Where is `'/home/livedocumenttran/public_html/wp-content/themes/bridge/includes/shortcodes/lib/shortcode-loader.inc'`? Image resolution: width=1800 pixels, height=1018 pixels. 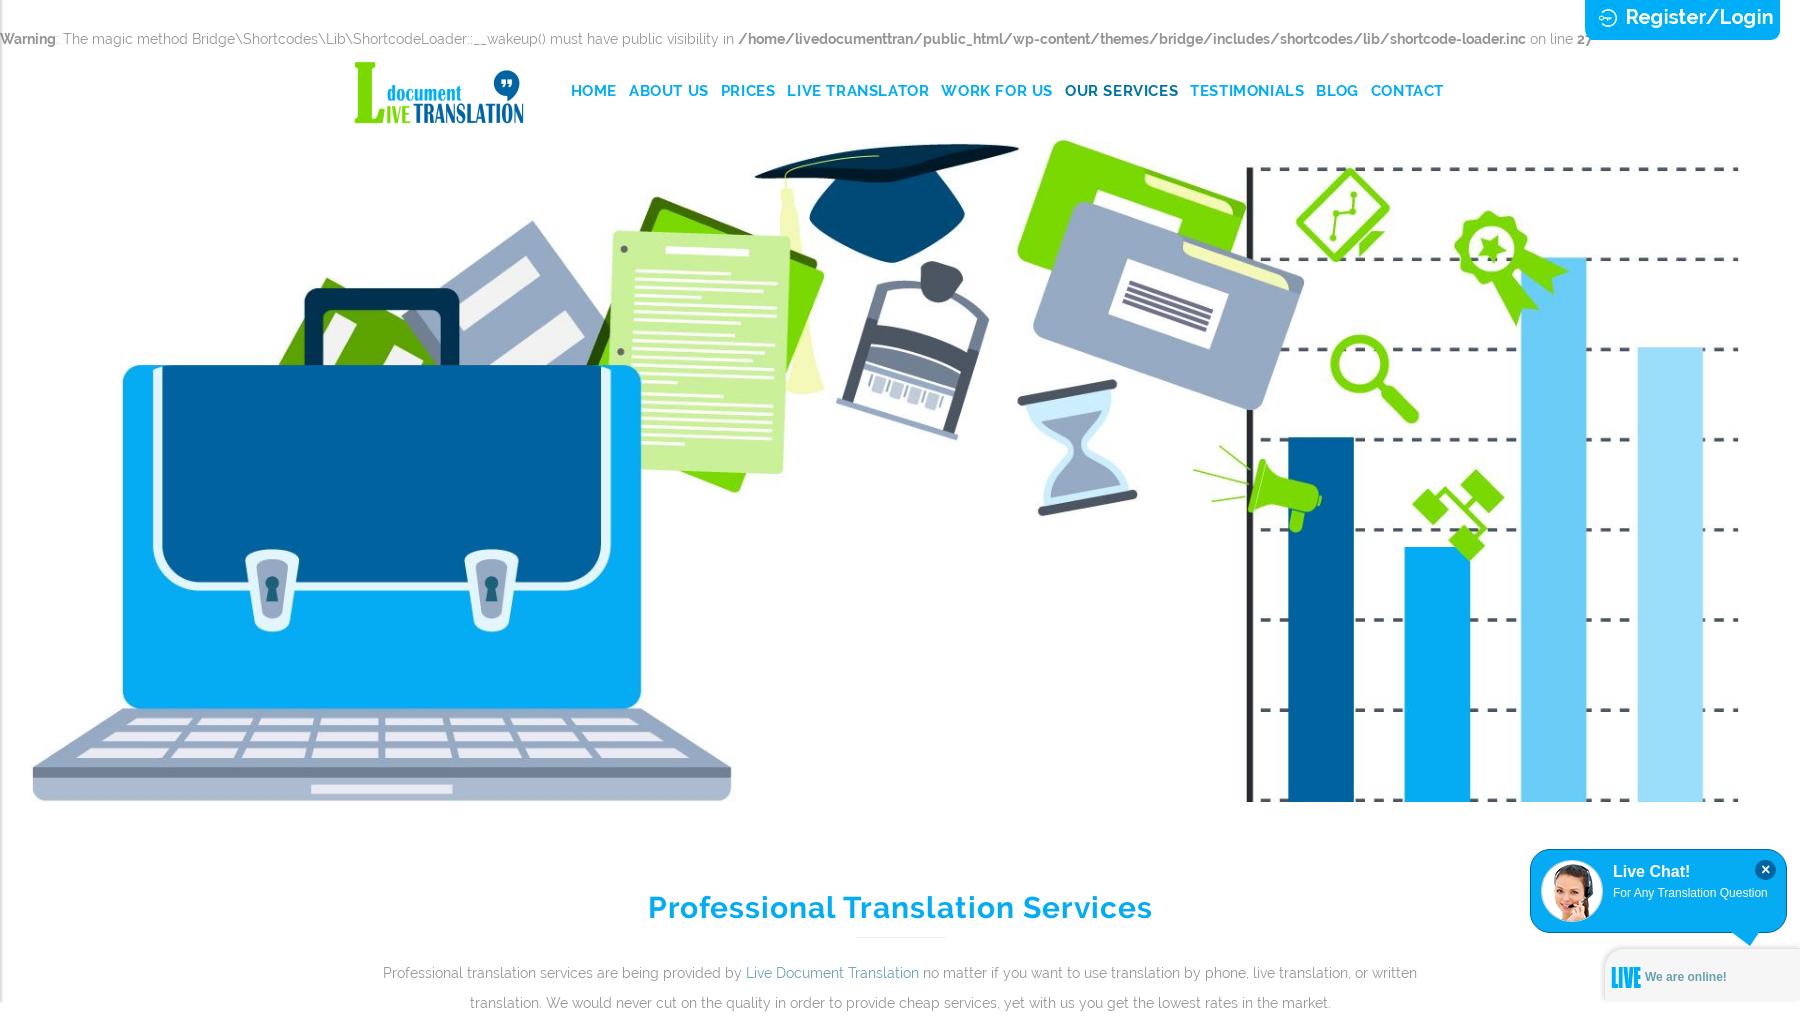
'/home/livedocumenttran/public_html/wp-content/themes/bridge/includes/shortcodes/lib/shortcode-loader.inc' is located at coordinates (1131, 37).